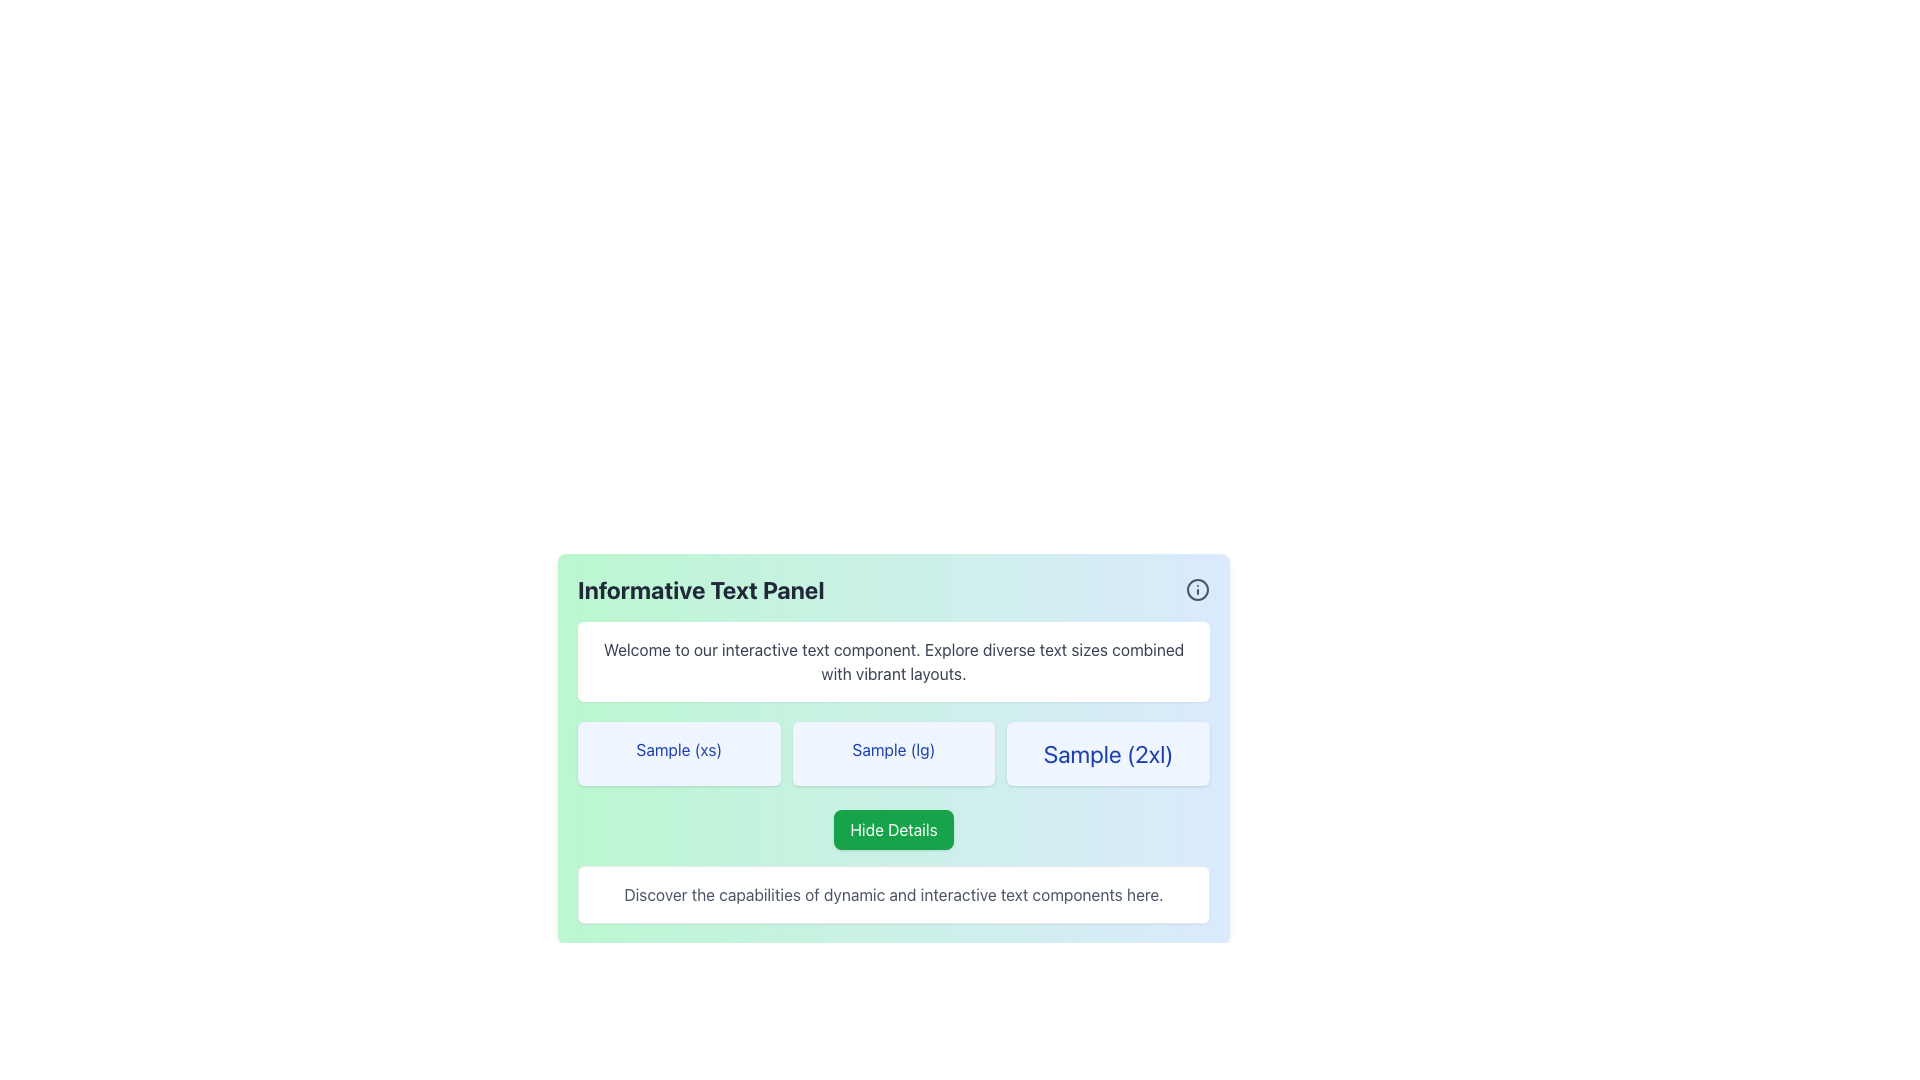 The image size is (1920, 1080). What do you see at coordinates (892, 893) in the screenshot?
I see `the label displaying 'Discover the capabilities of dynamic and interactive text components here.' which is styled in gray font and located beneath the 'Hide Details' green button` at bounding box center [892, 893].